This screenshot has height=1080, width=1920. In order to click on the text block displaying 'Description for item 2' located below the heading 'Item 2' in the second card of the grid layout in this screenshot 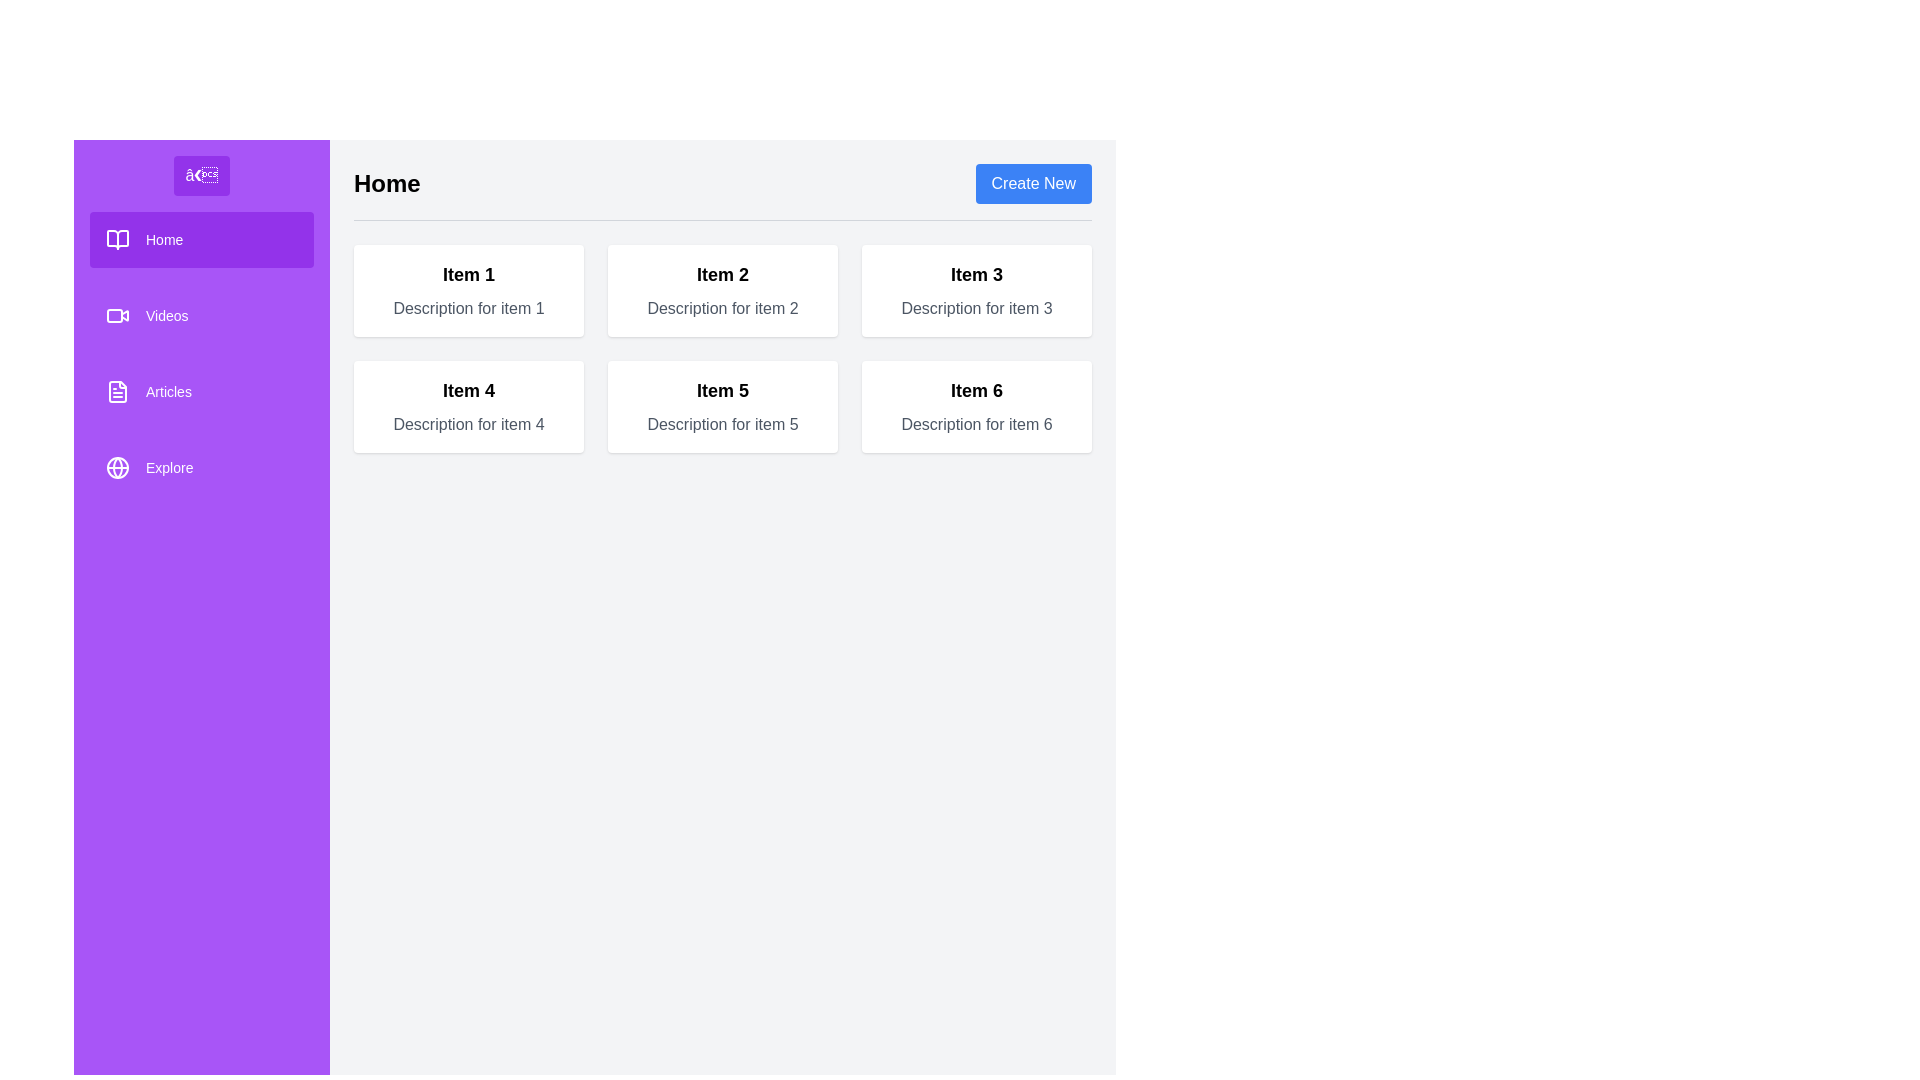, I will do `click(722, 308)`.